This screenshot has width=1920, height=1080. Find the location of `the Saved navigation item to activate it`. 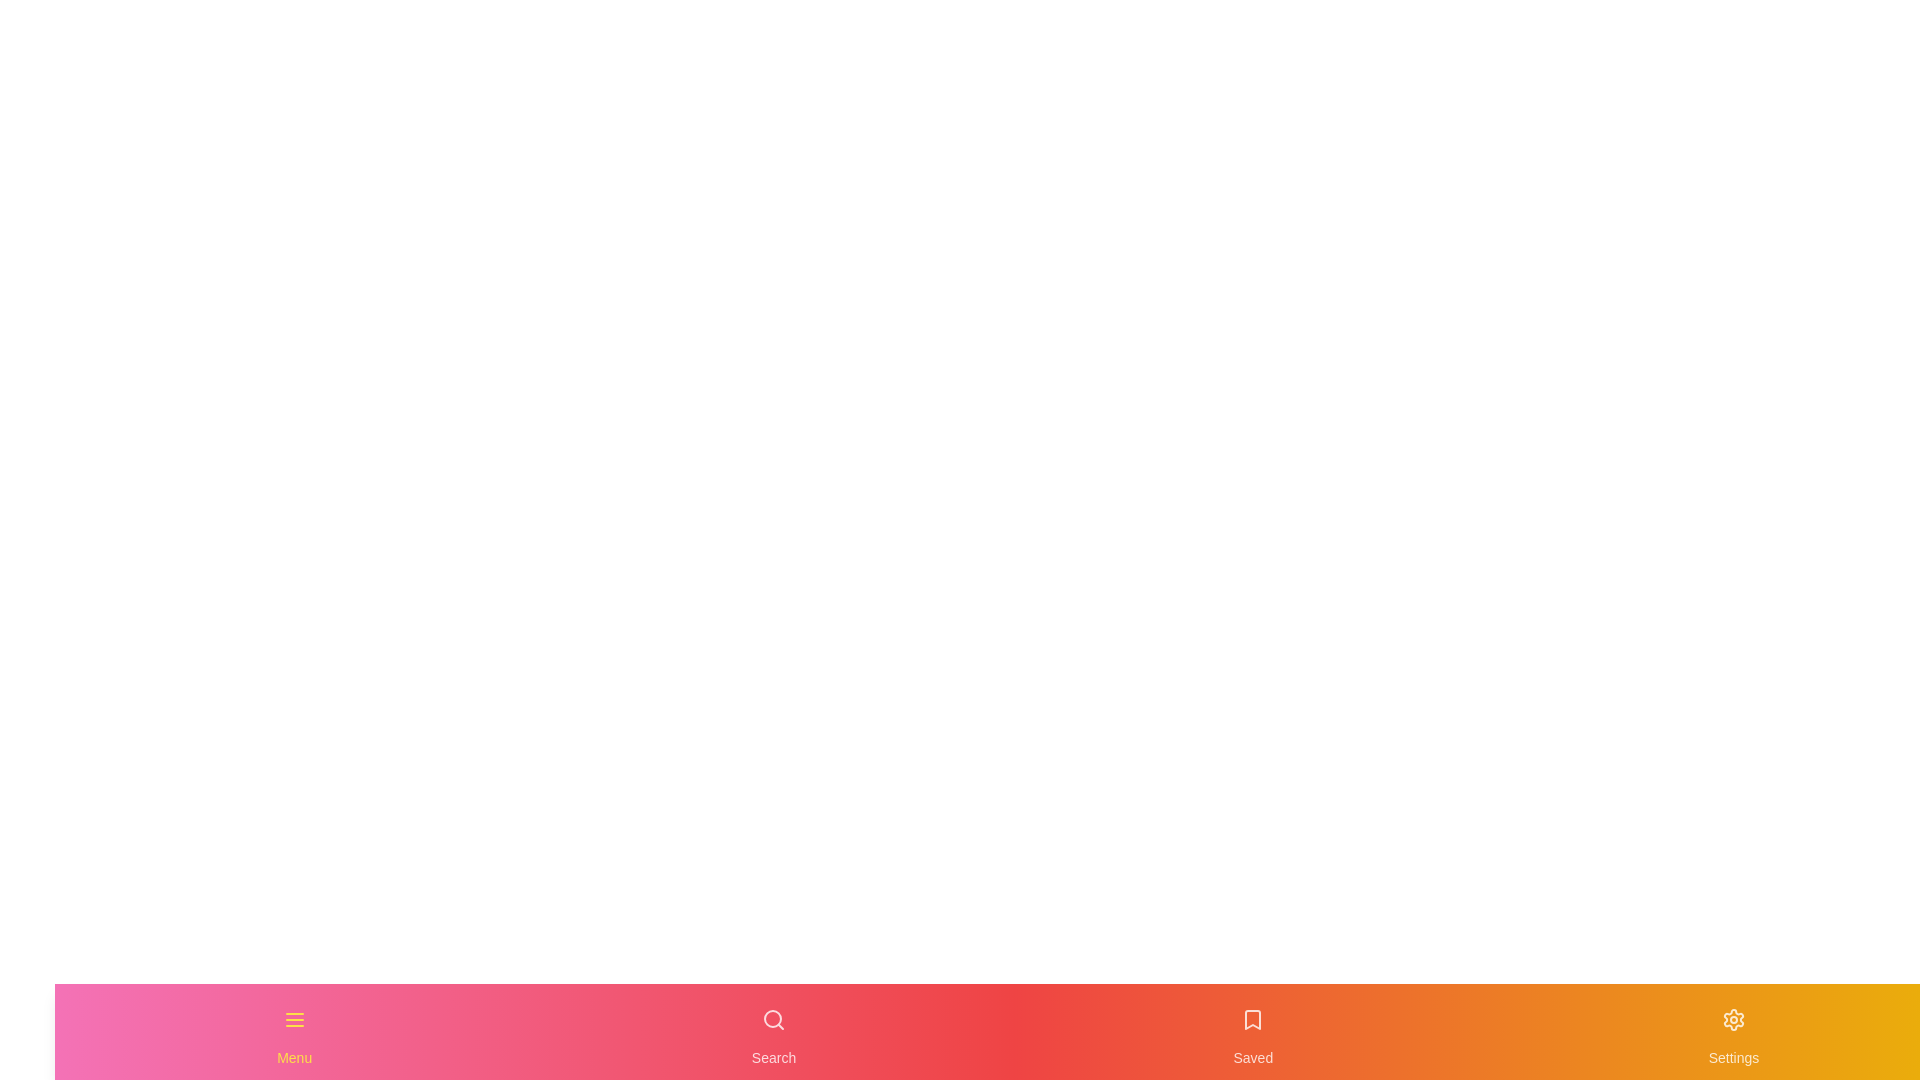

the Saved navigation item to activate it is located at coordinates (1252, 1032).